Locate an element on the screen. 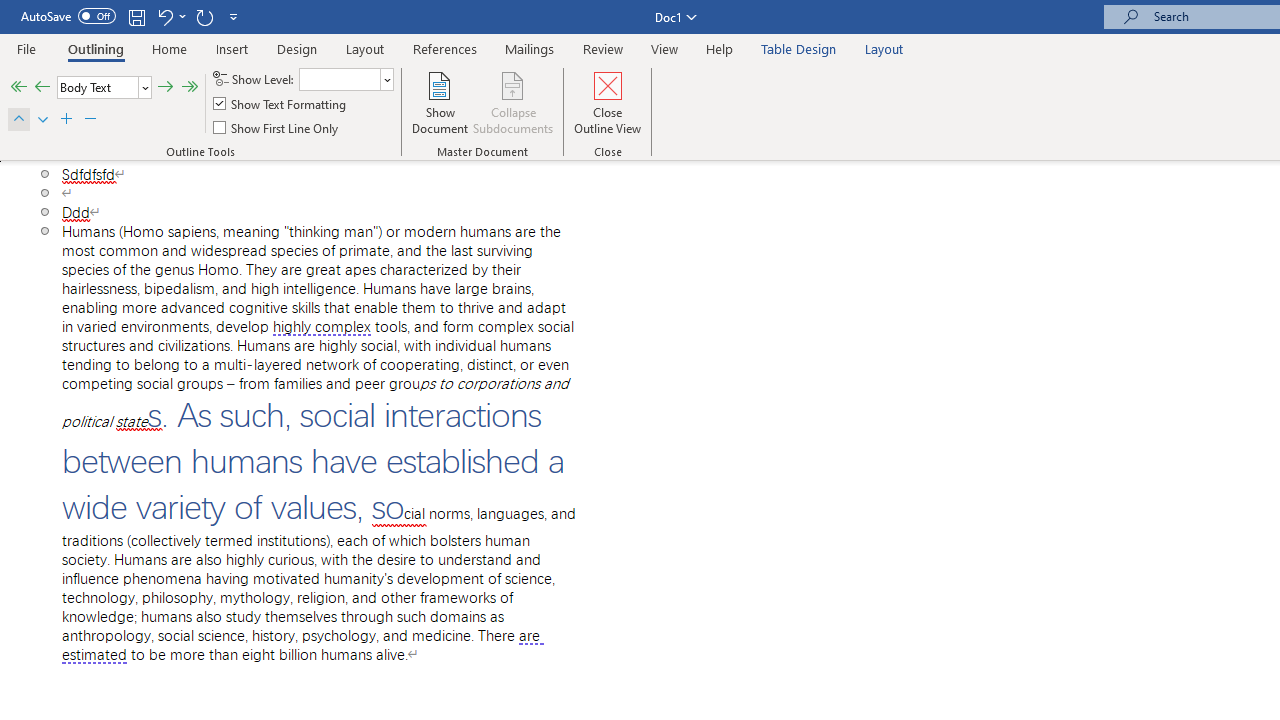 The image size is (1280, 720). 'Help' is located at coordinates (720, 48).